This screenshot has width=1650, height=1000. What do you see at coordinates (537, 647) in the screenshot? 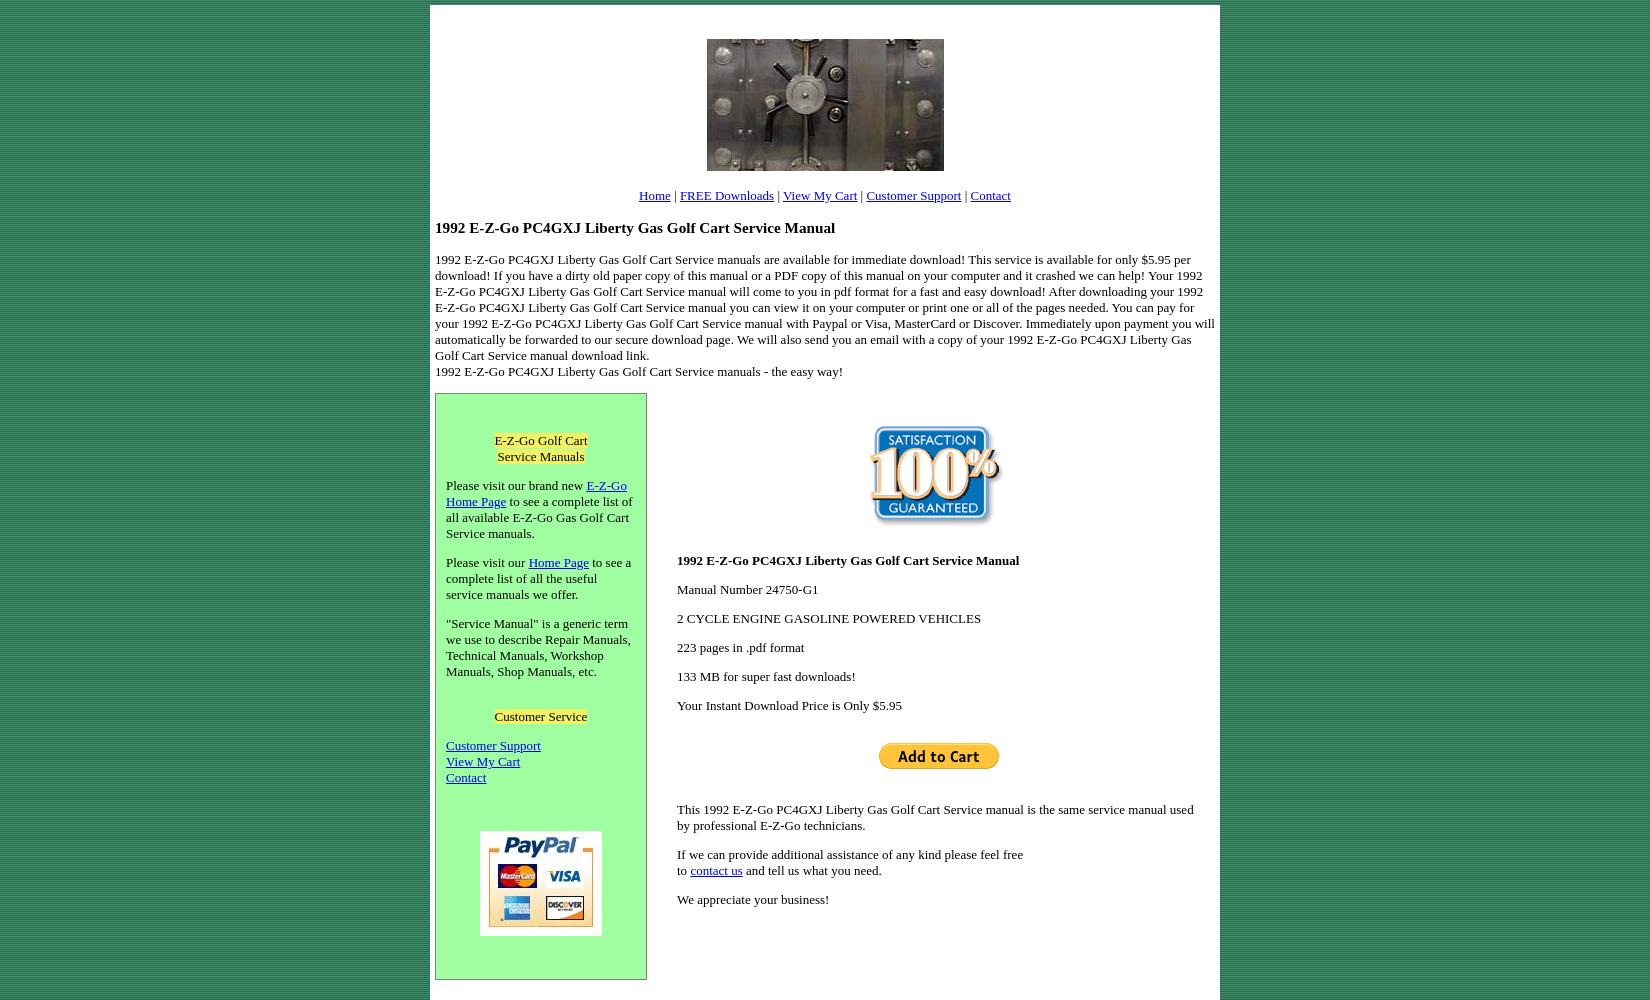
I see `'"Service Manual" is a generic term we use to describe Repair Manuals, Technical Manuals, Workshop Manuals, Shop Manuals, etc.'` at bounding box center [537, 647].